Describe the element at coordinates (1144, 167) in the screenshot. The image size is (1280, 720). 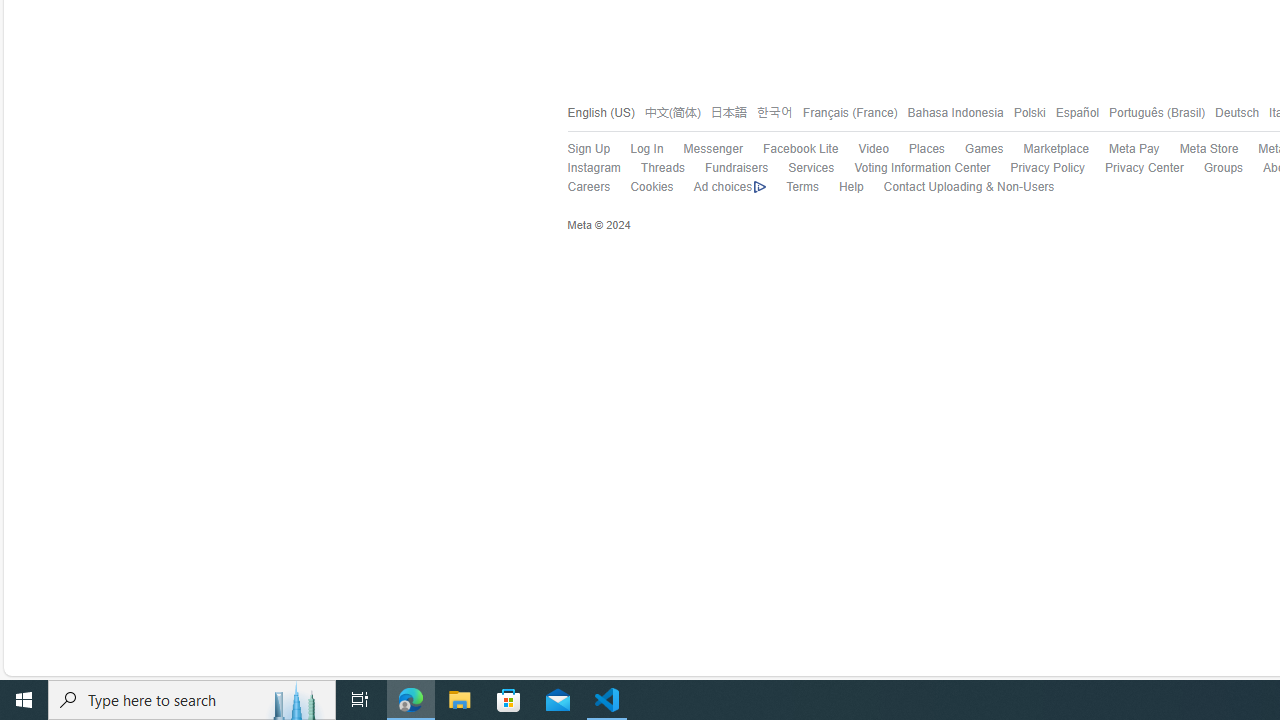
I see `'Privacy Center'` at that location.